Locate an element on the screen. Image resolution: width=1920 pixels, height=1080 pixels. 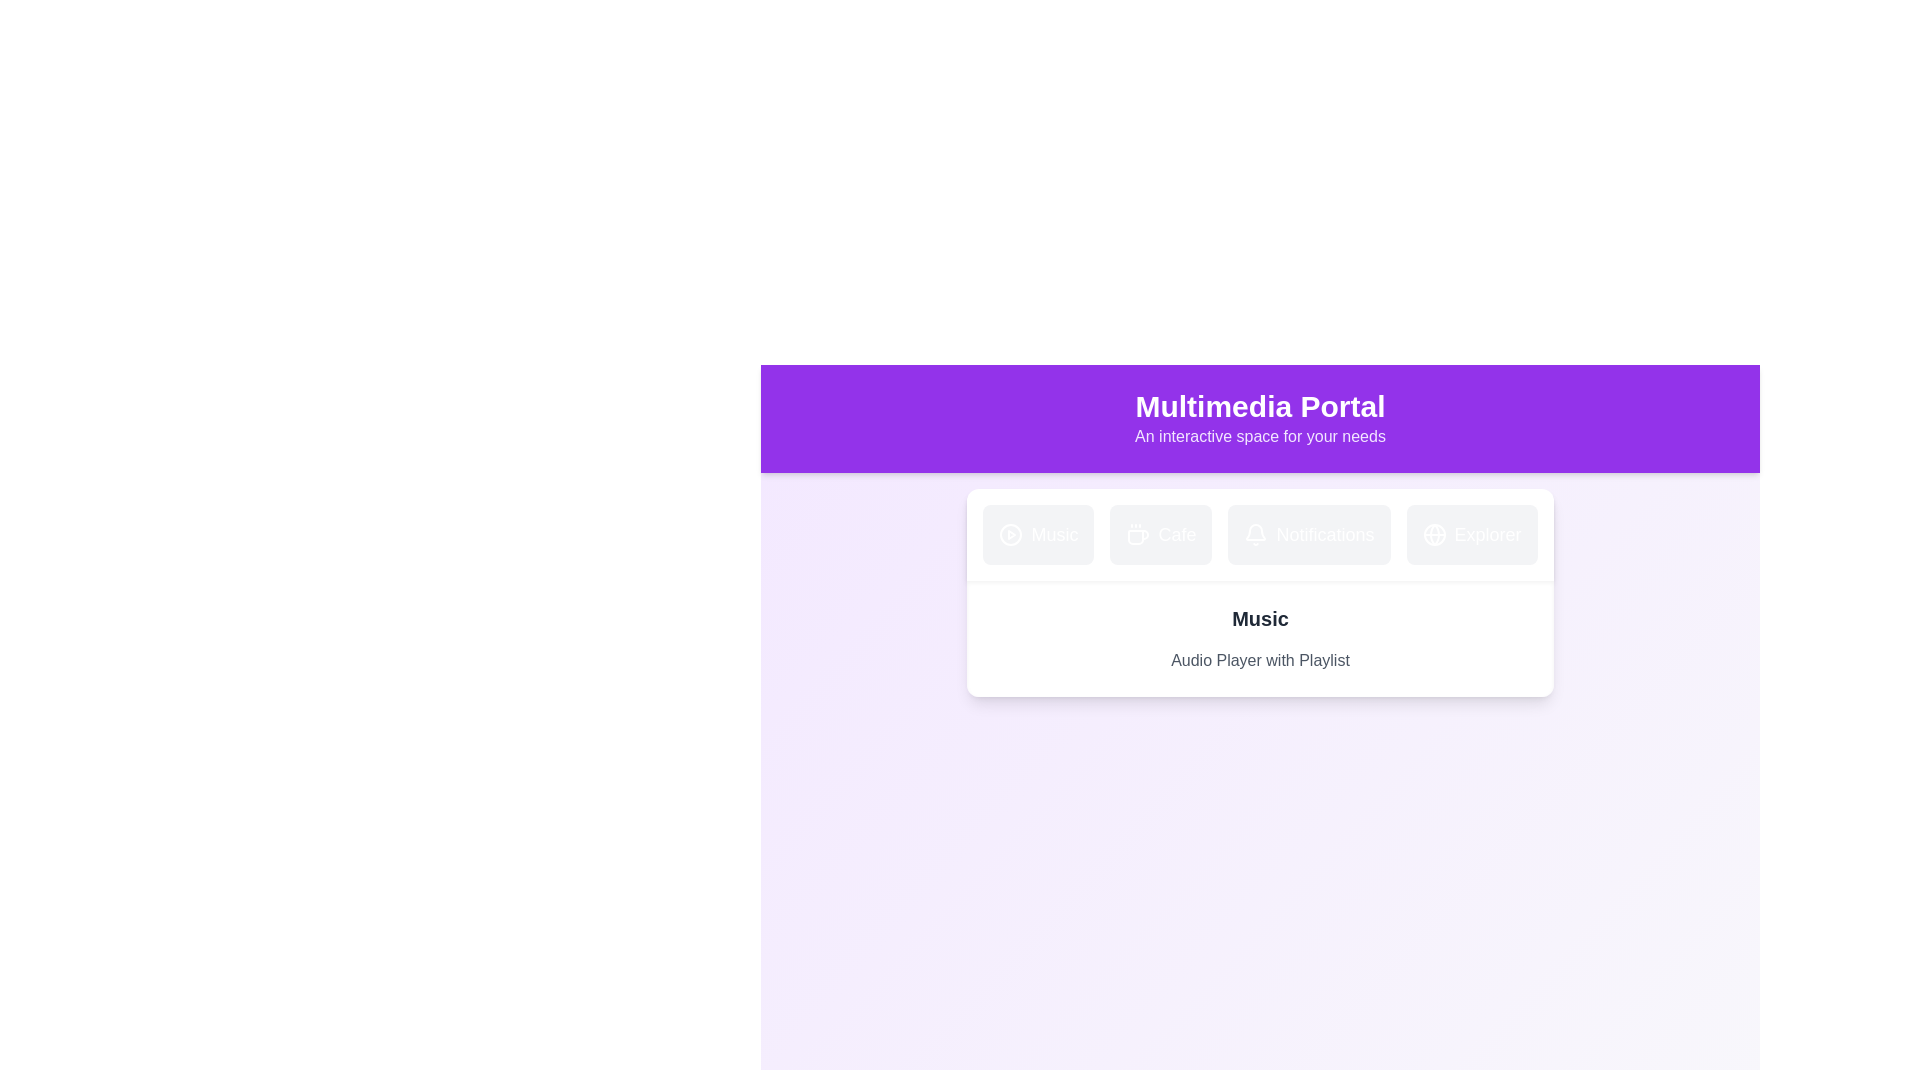
the fourth navigation item on the upper-right section of the navigation options is located at coordinates (1472, 534).